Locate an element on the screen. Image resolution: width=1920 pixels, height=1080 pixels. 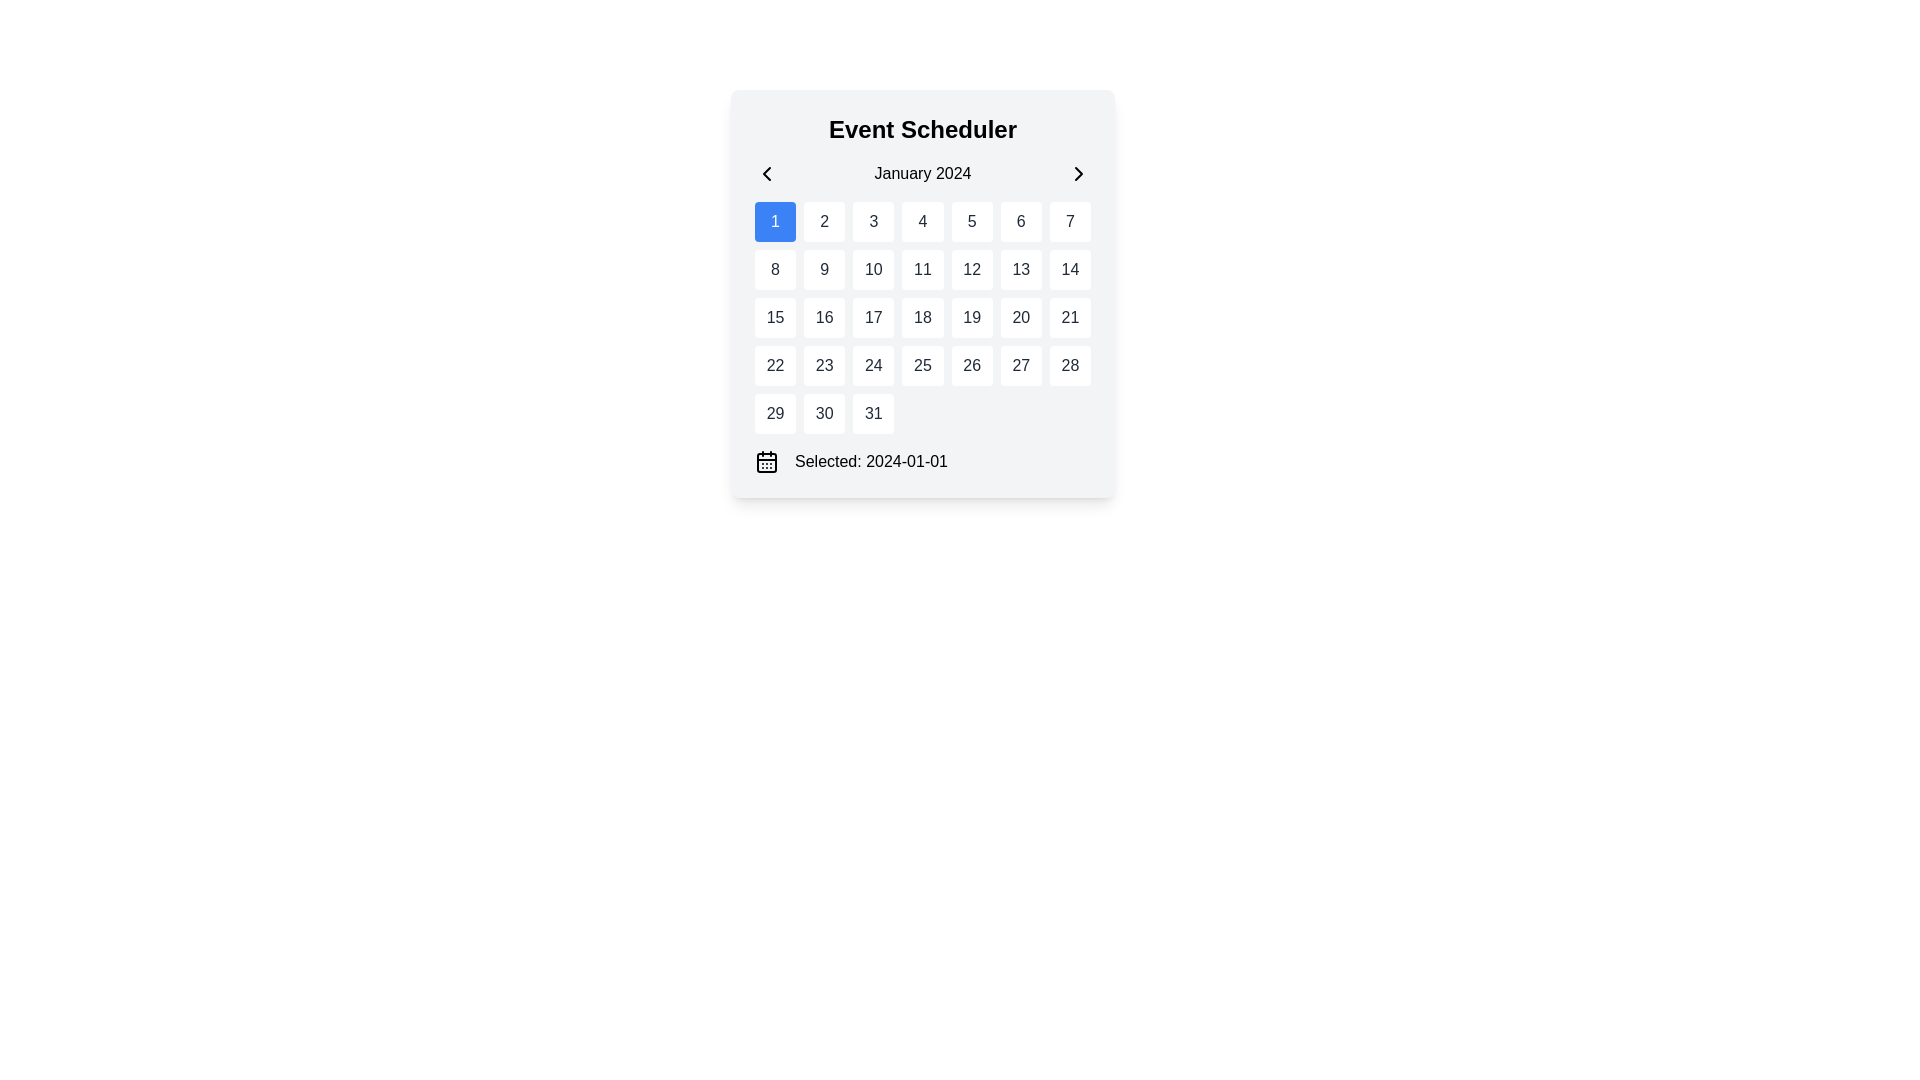
the date '24' button in the calendar located in the fourth row and third column is located at coordinates (873, 366).